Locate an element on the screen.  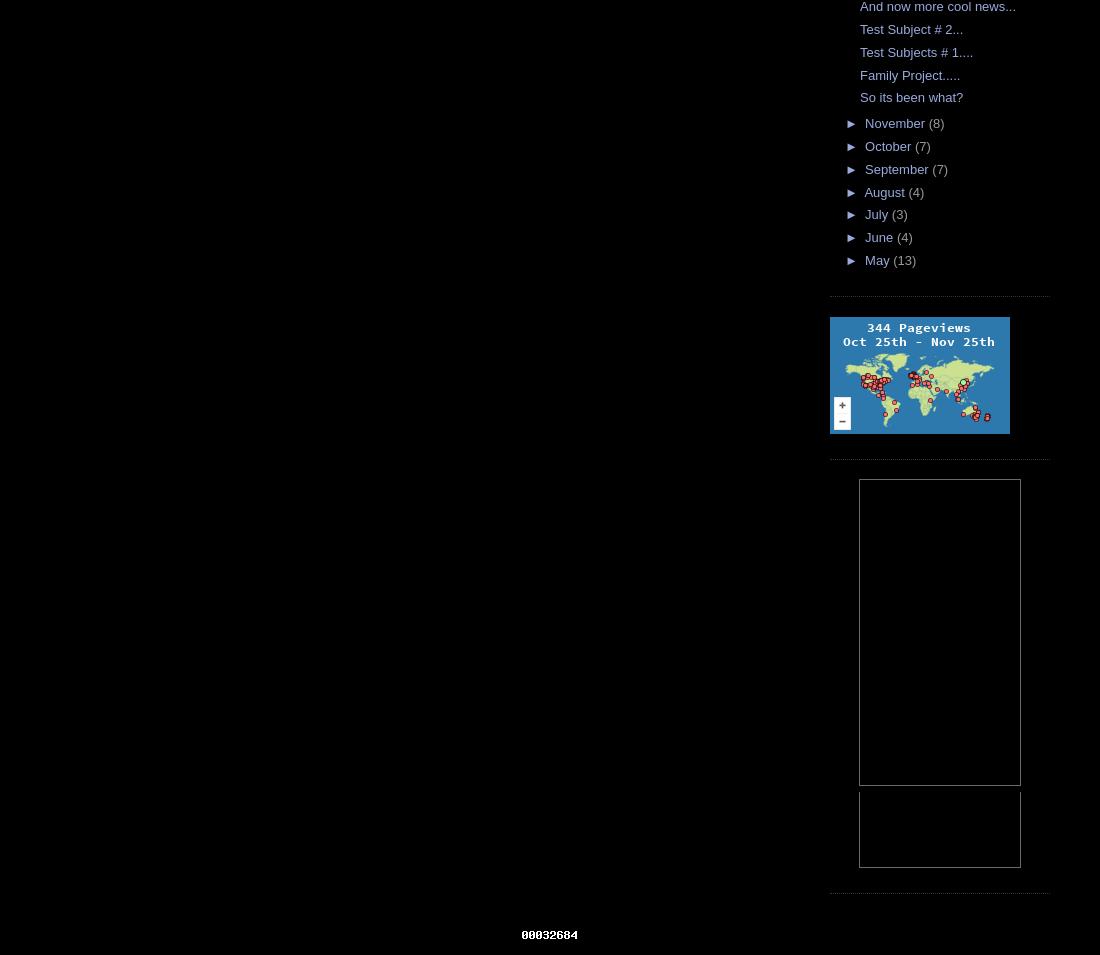
'October' is located at coordinates (888, 145).